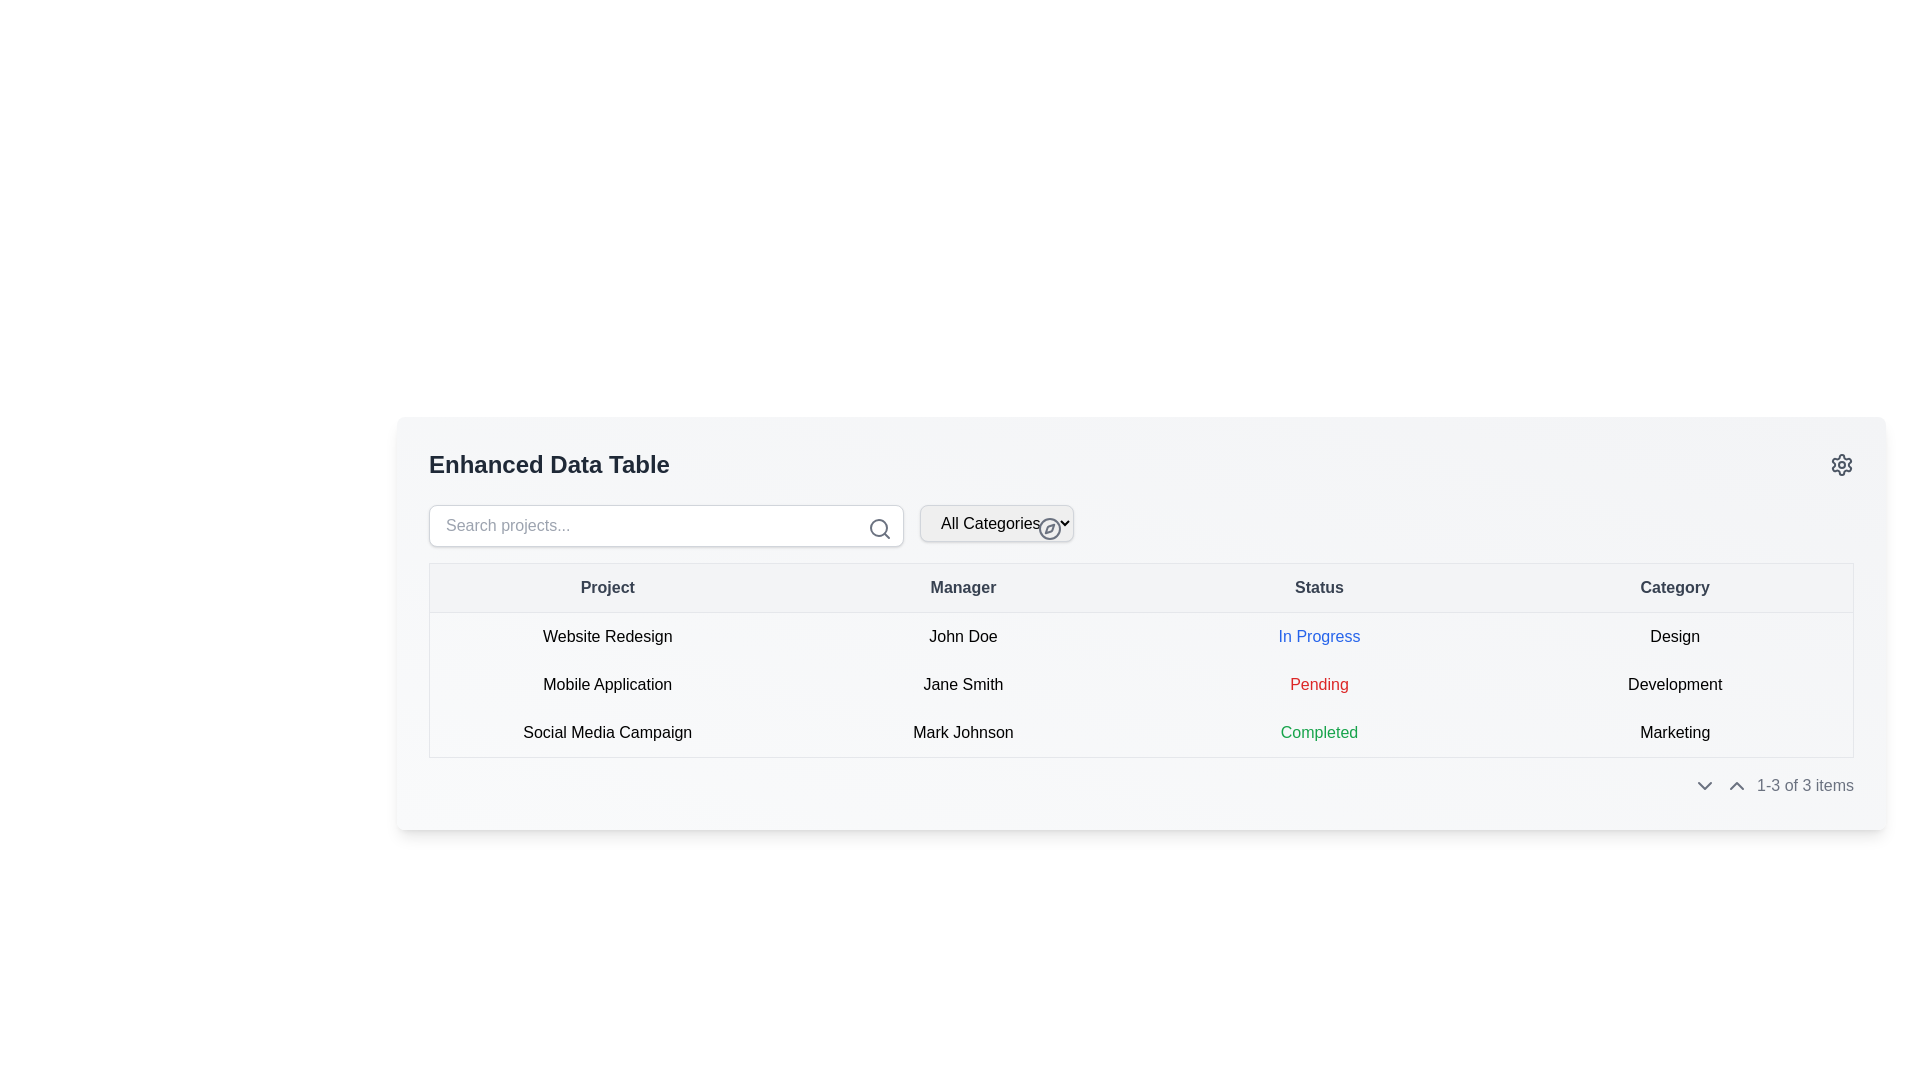 This screenshot has width=1920, height=1080. I want to click on the outermost circle of the compass icon located in the top-right corner of the Enhanced Data Table header area, so click(1049, 527).